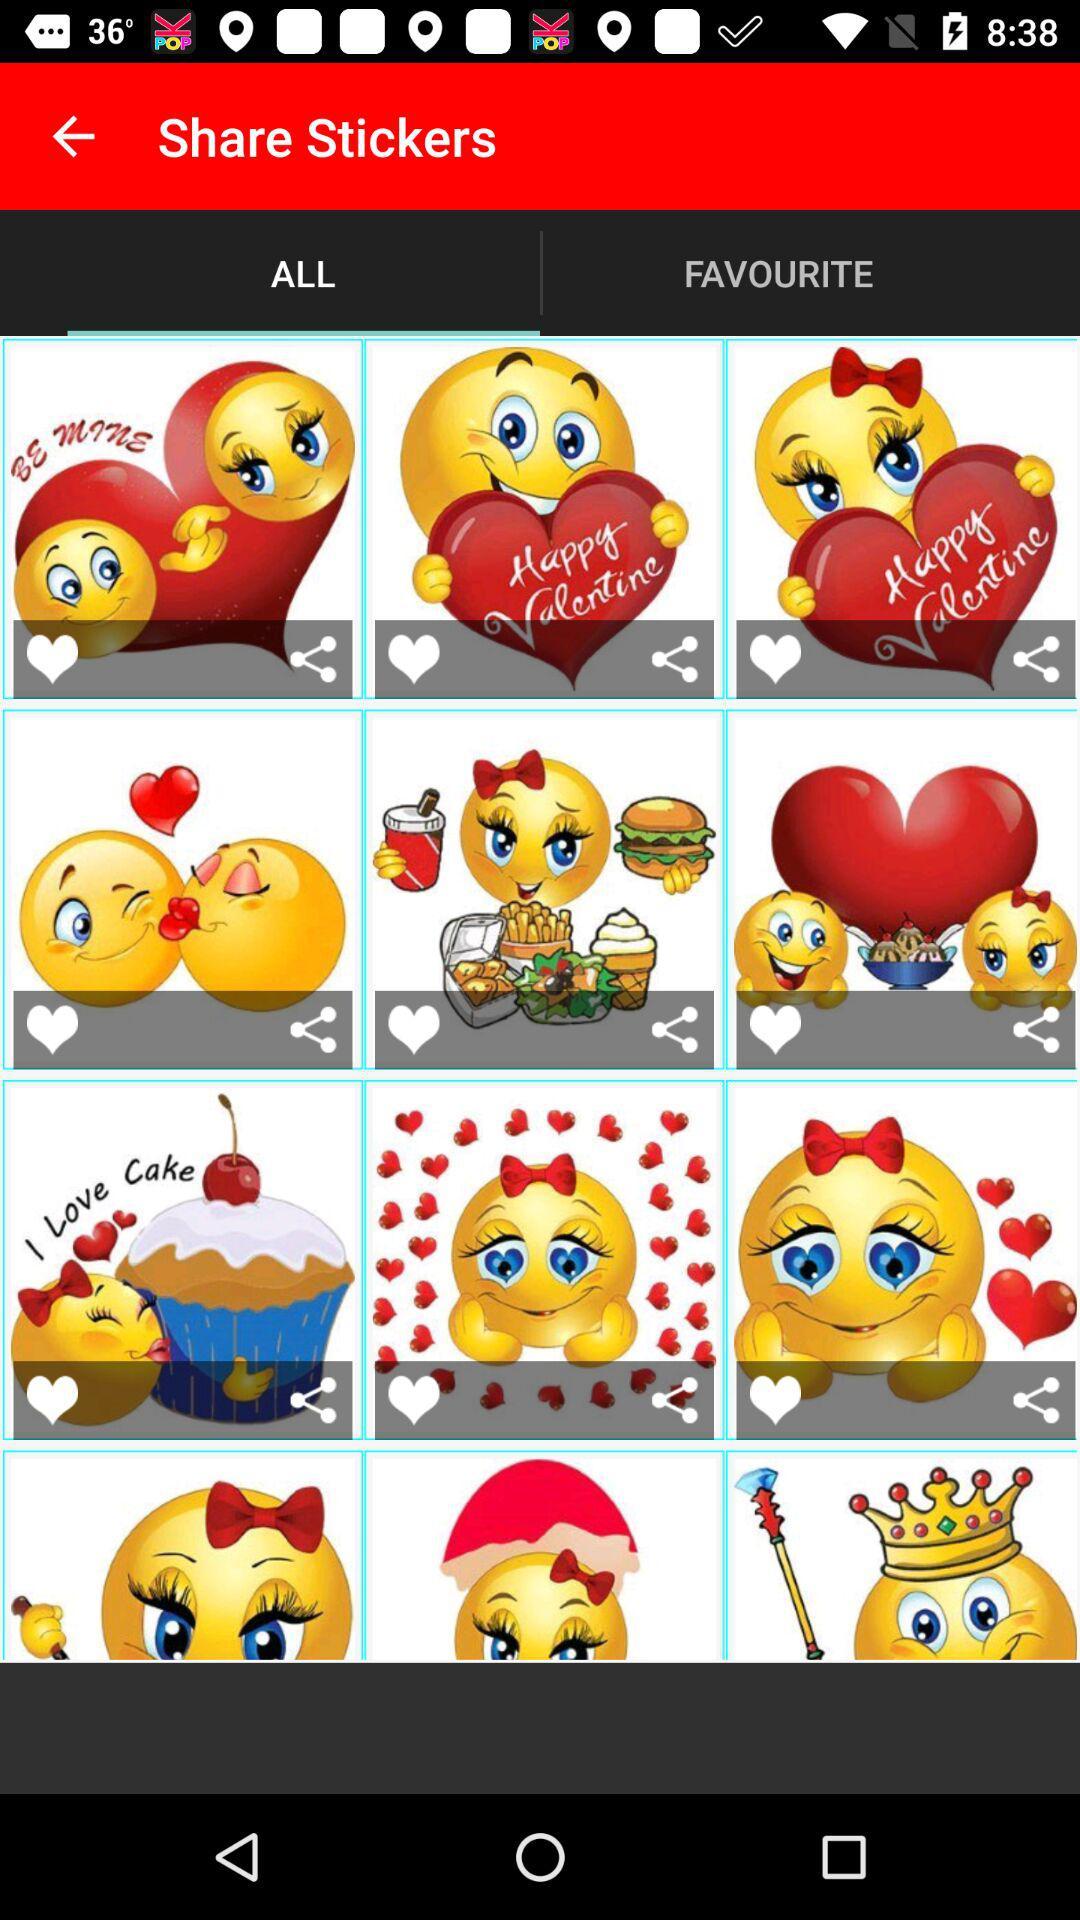  What do you see at coordinates (1035, 1399) in the screenshot?
I see `share sticker` at bounding box center [1035, 1399].